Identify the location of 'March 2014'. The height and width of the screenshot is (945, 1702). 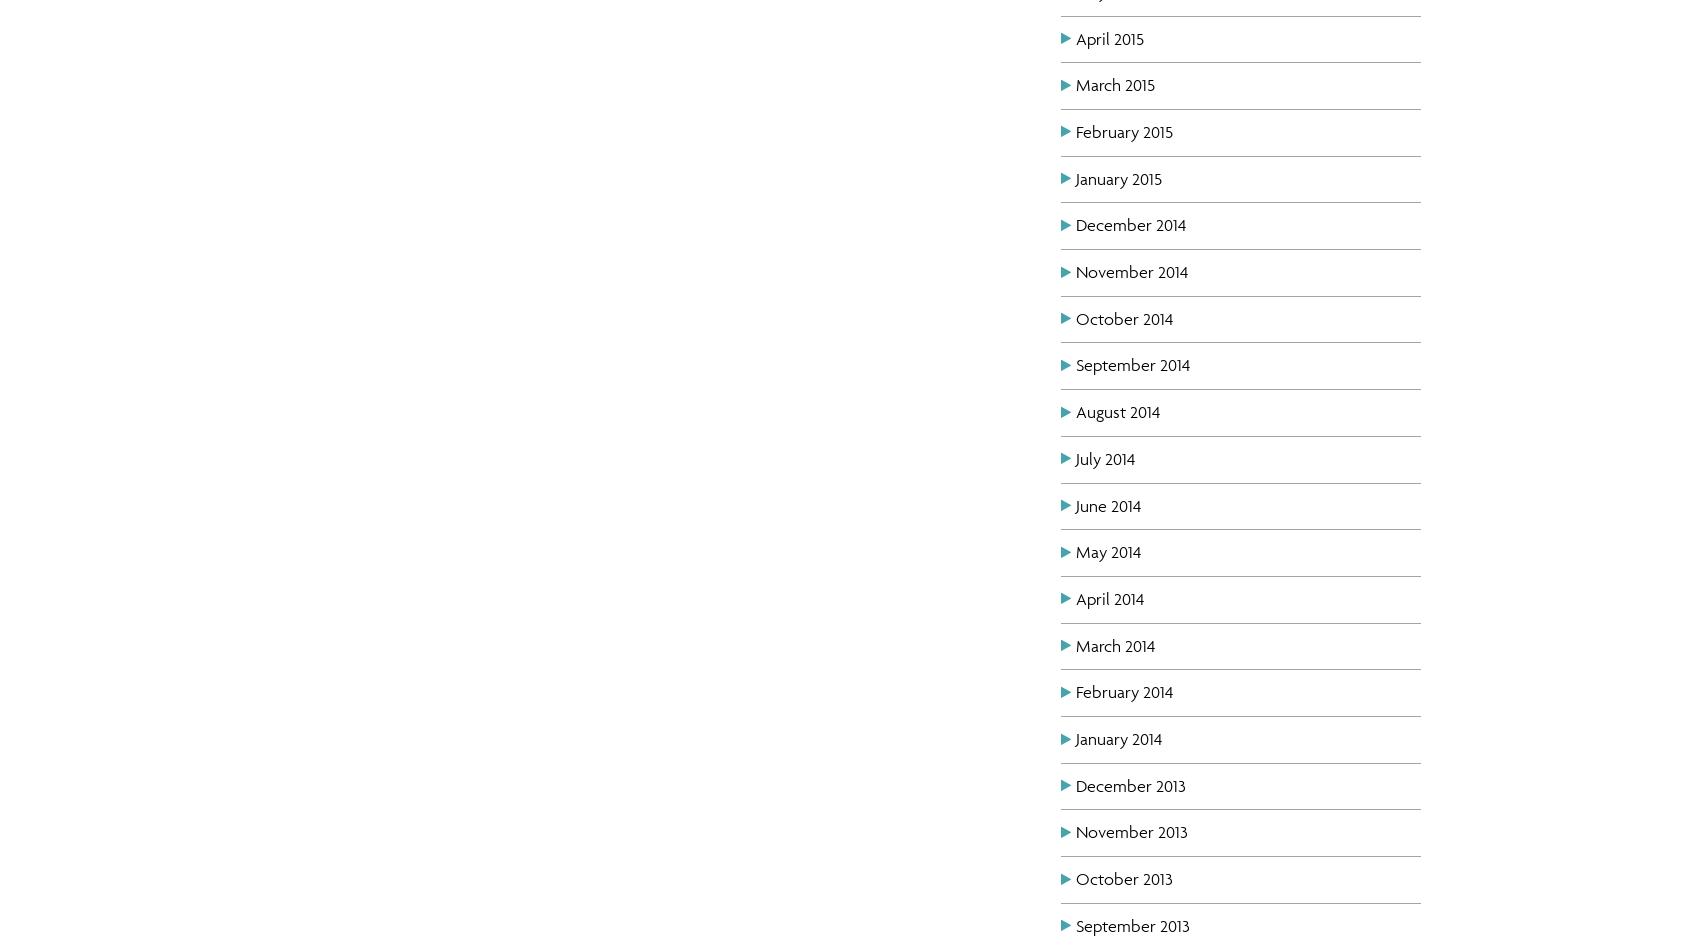
(1114, 643).